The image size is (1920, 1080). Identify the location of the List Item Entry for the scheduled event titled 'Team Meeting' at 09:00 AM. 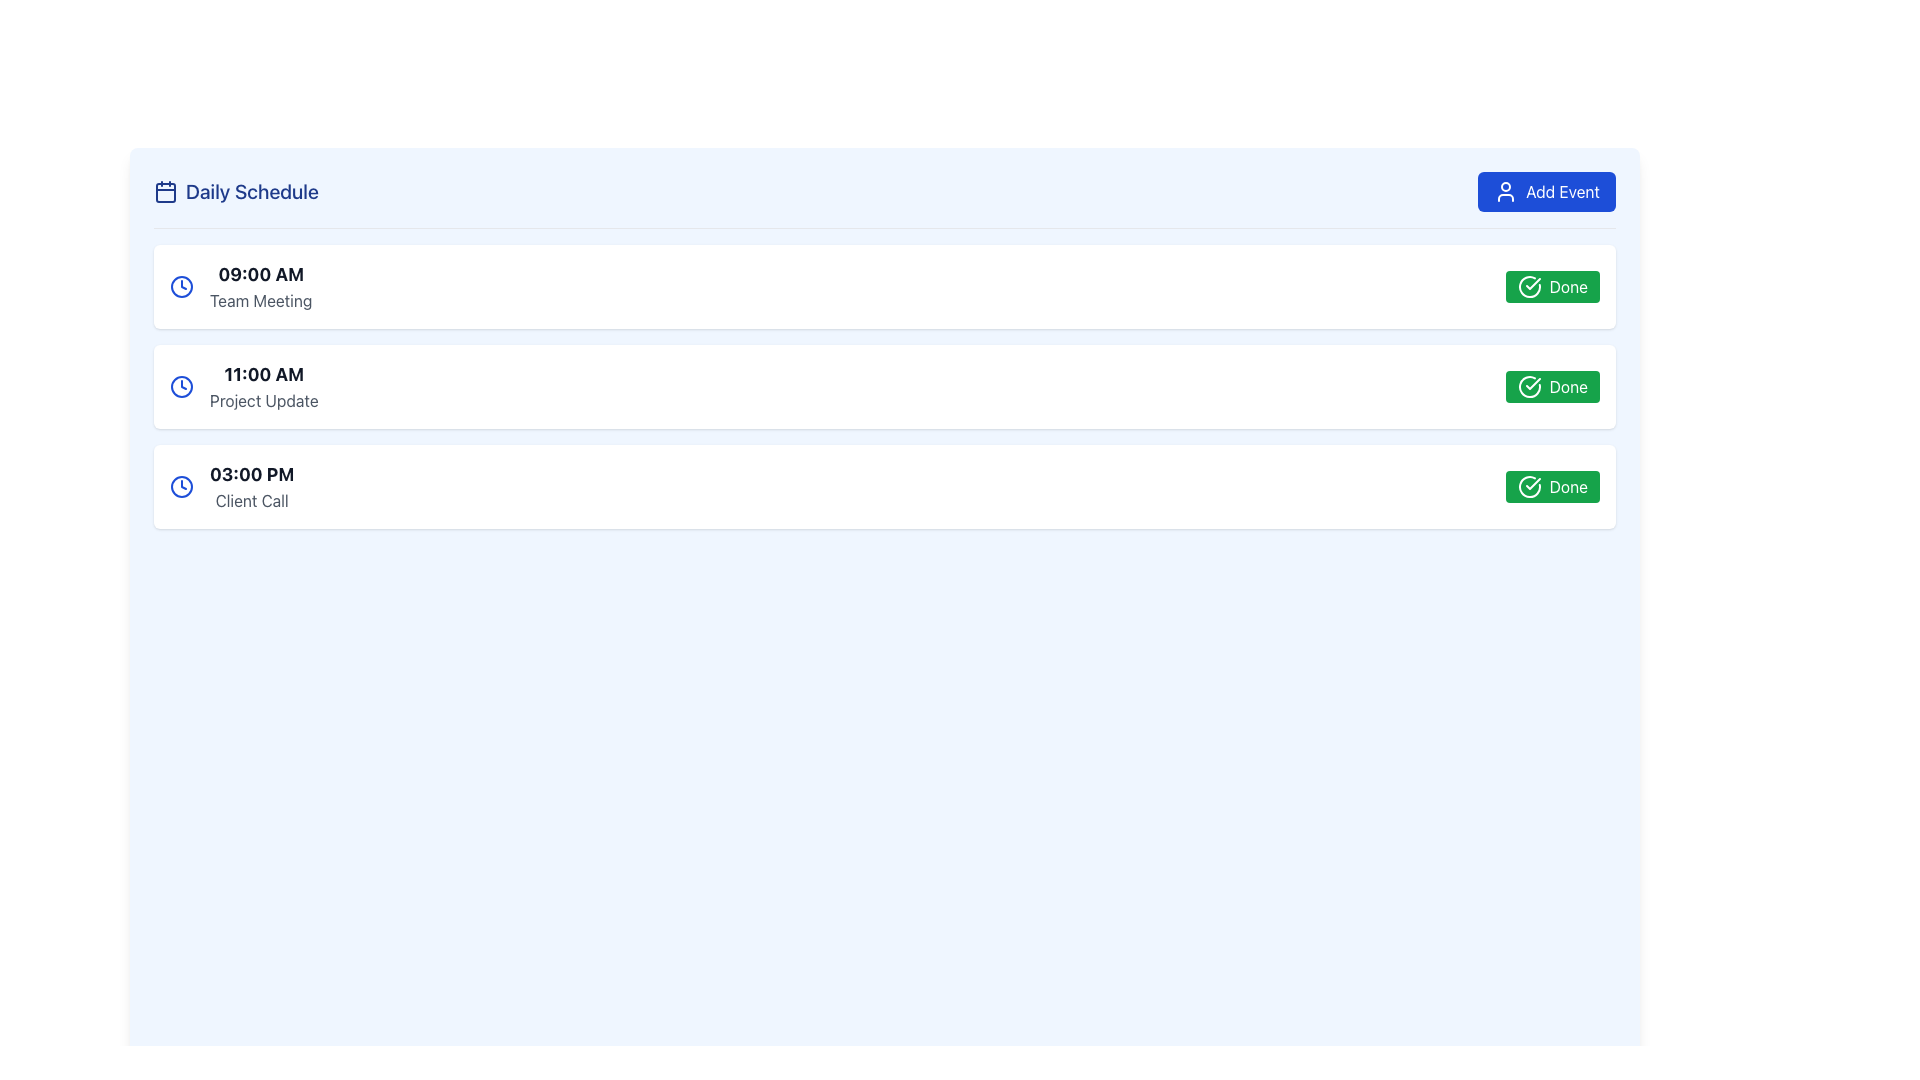
(240, 286).